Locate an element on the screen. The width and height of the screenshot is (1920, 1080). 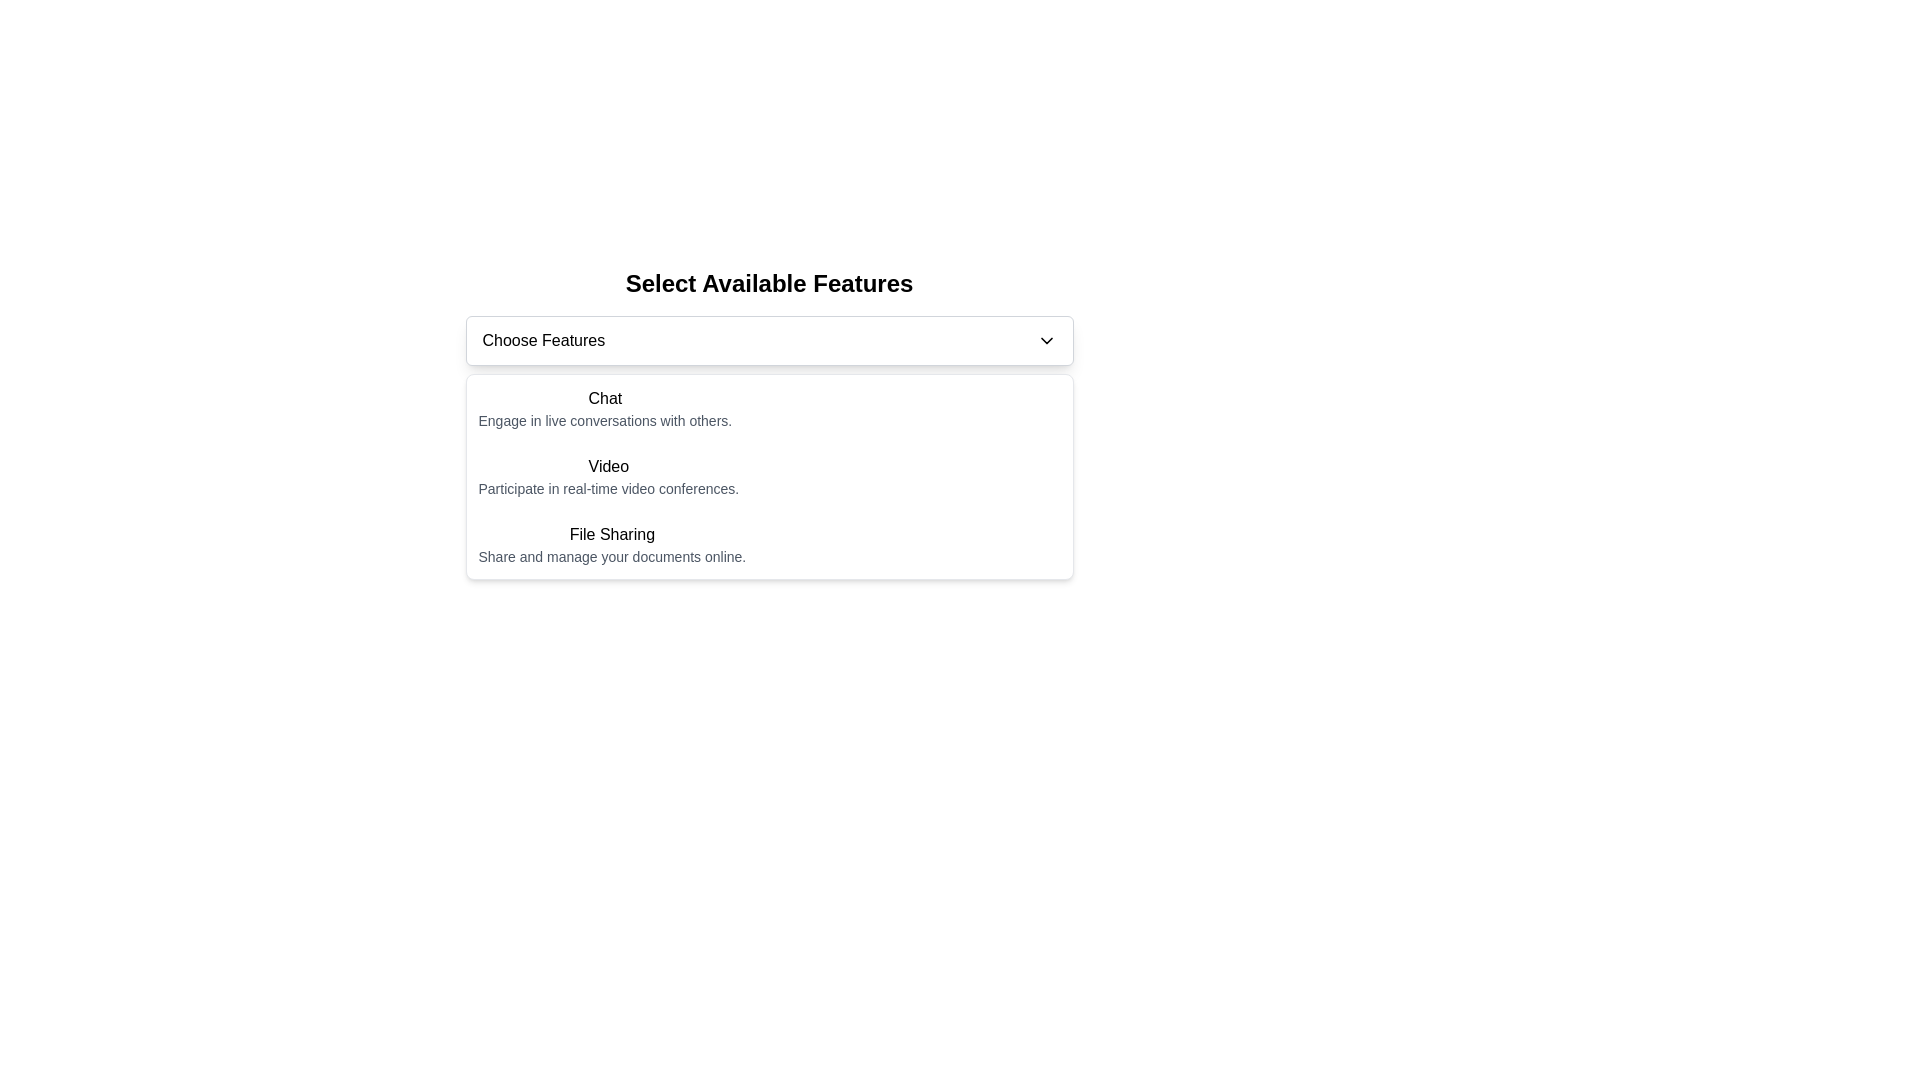
the topmost selectable list item labeled 'Chat' in the dropdown menu under 'Select Available Features' is located at coordinates (768, 407).